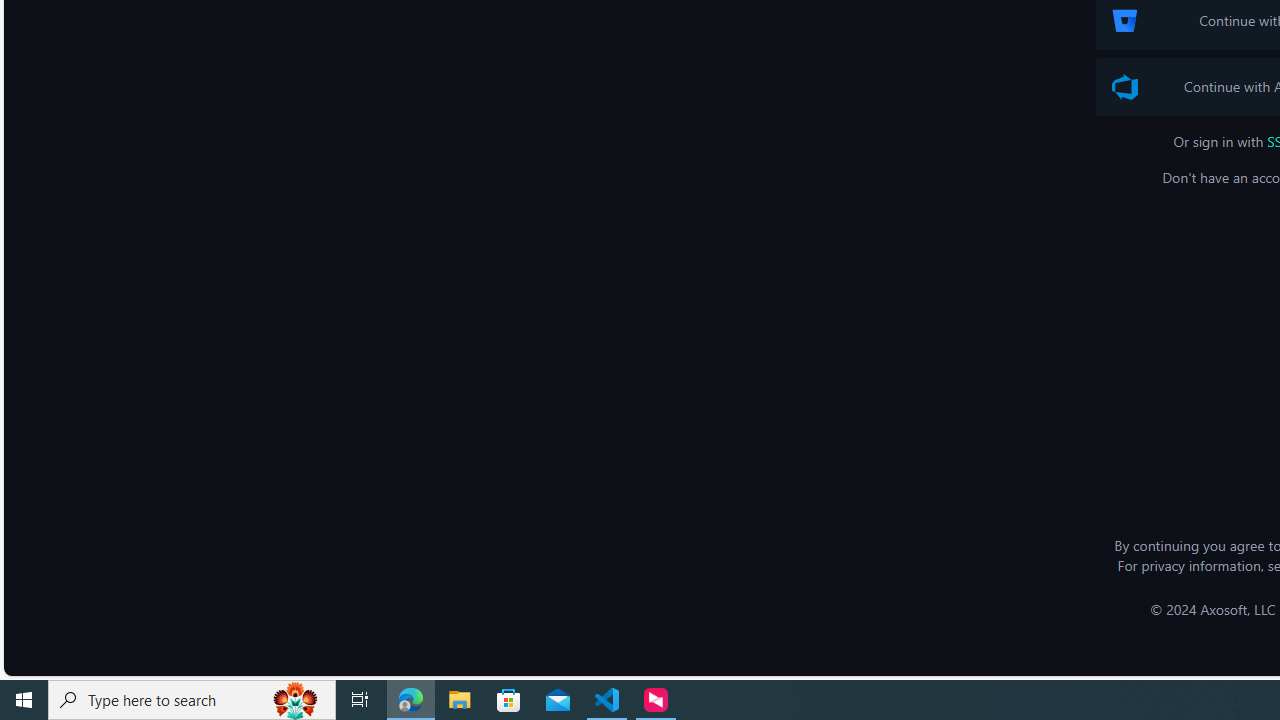  Describe the element at coordinates (359, 698) in the screenshot. I see `'Task View'` at that location.